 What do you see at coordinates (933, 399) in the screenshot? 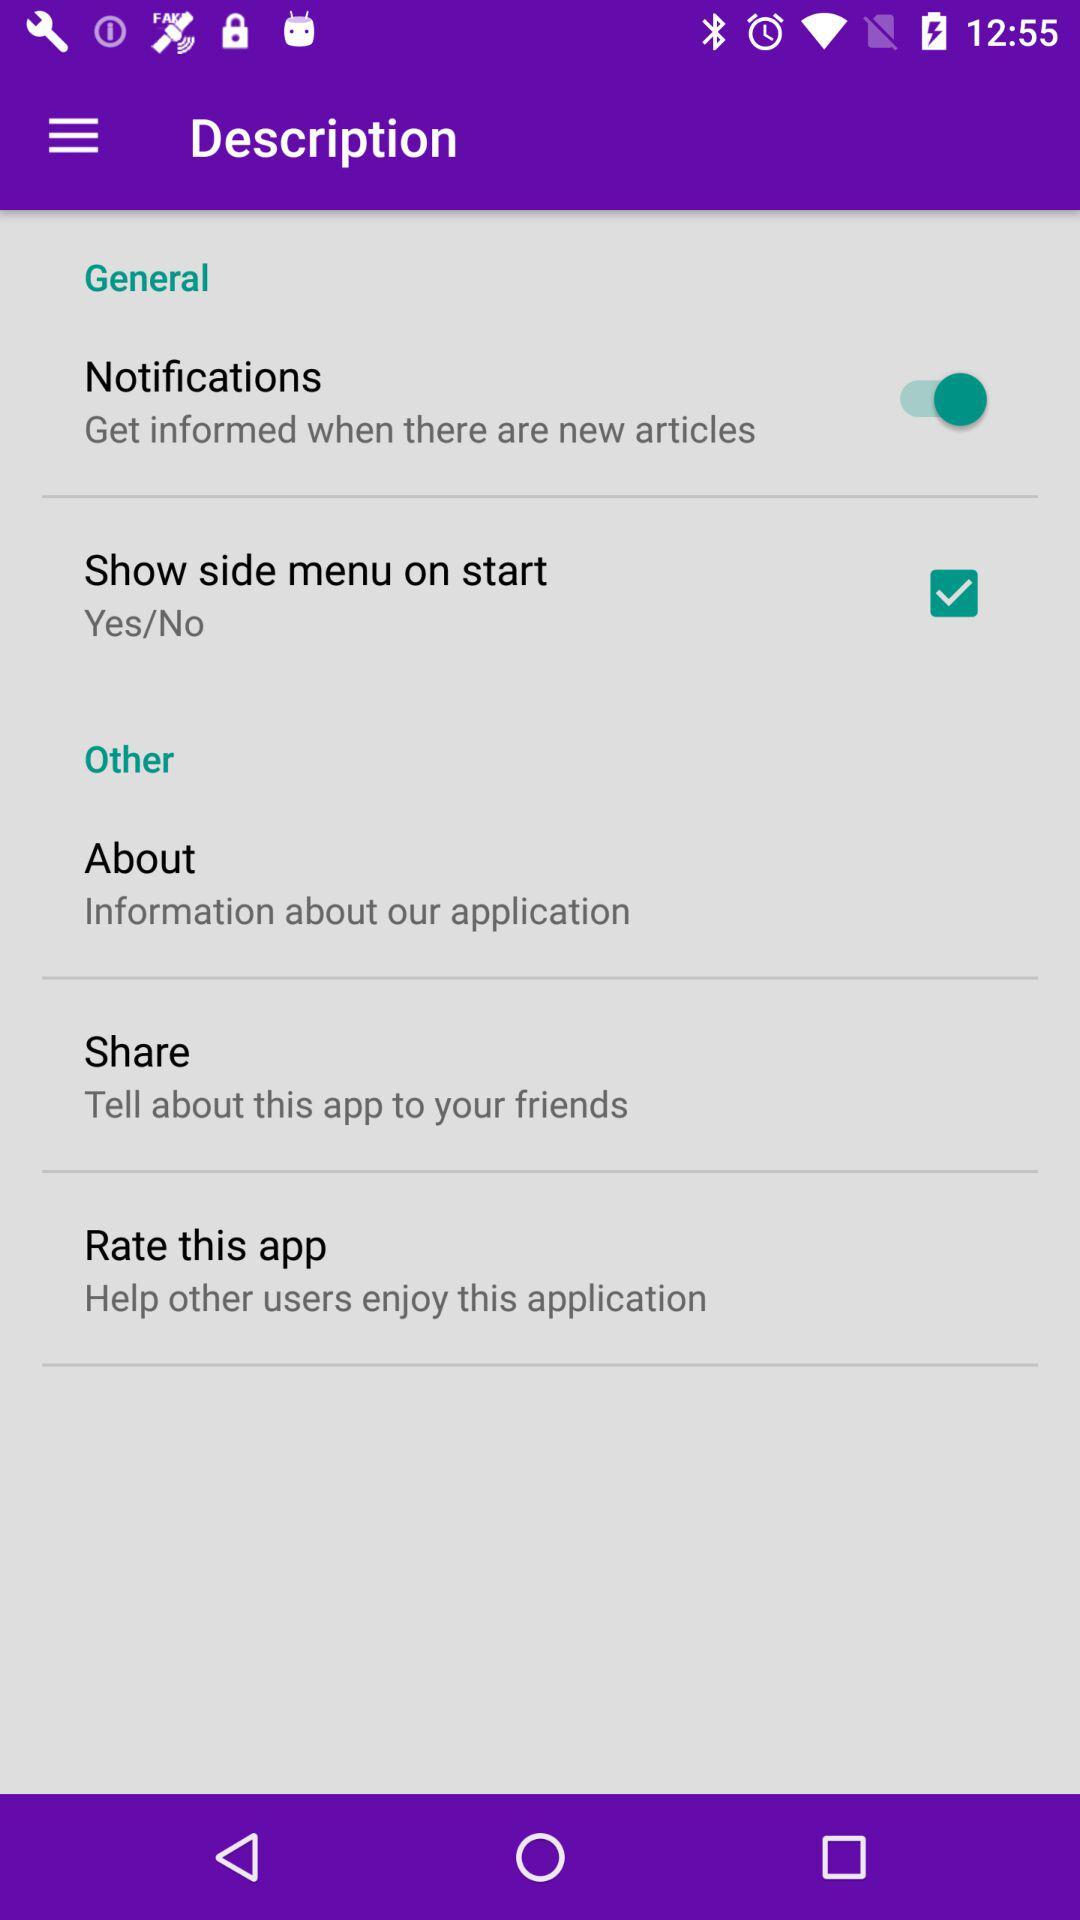
I see `the icon to the right of the get informed when` at bounding box center [933, 399].